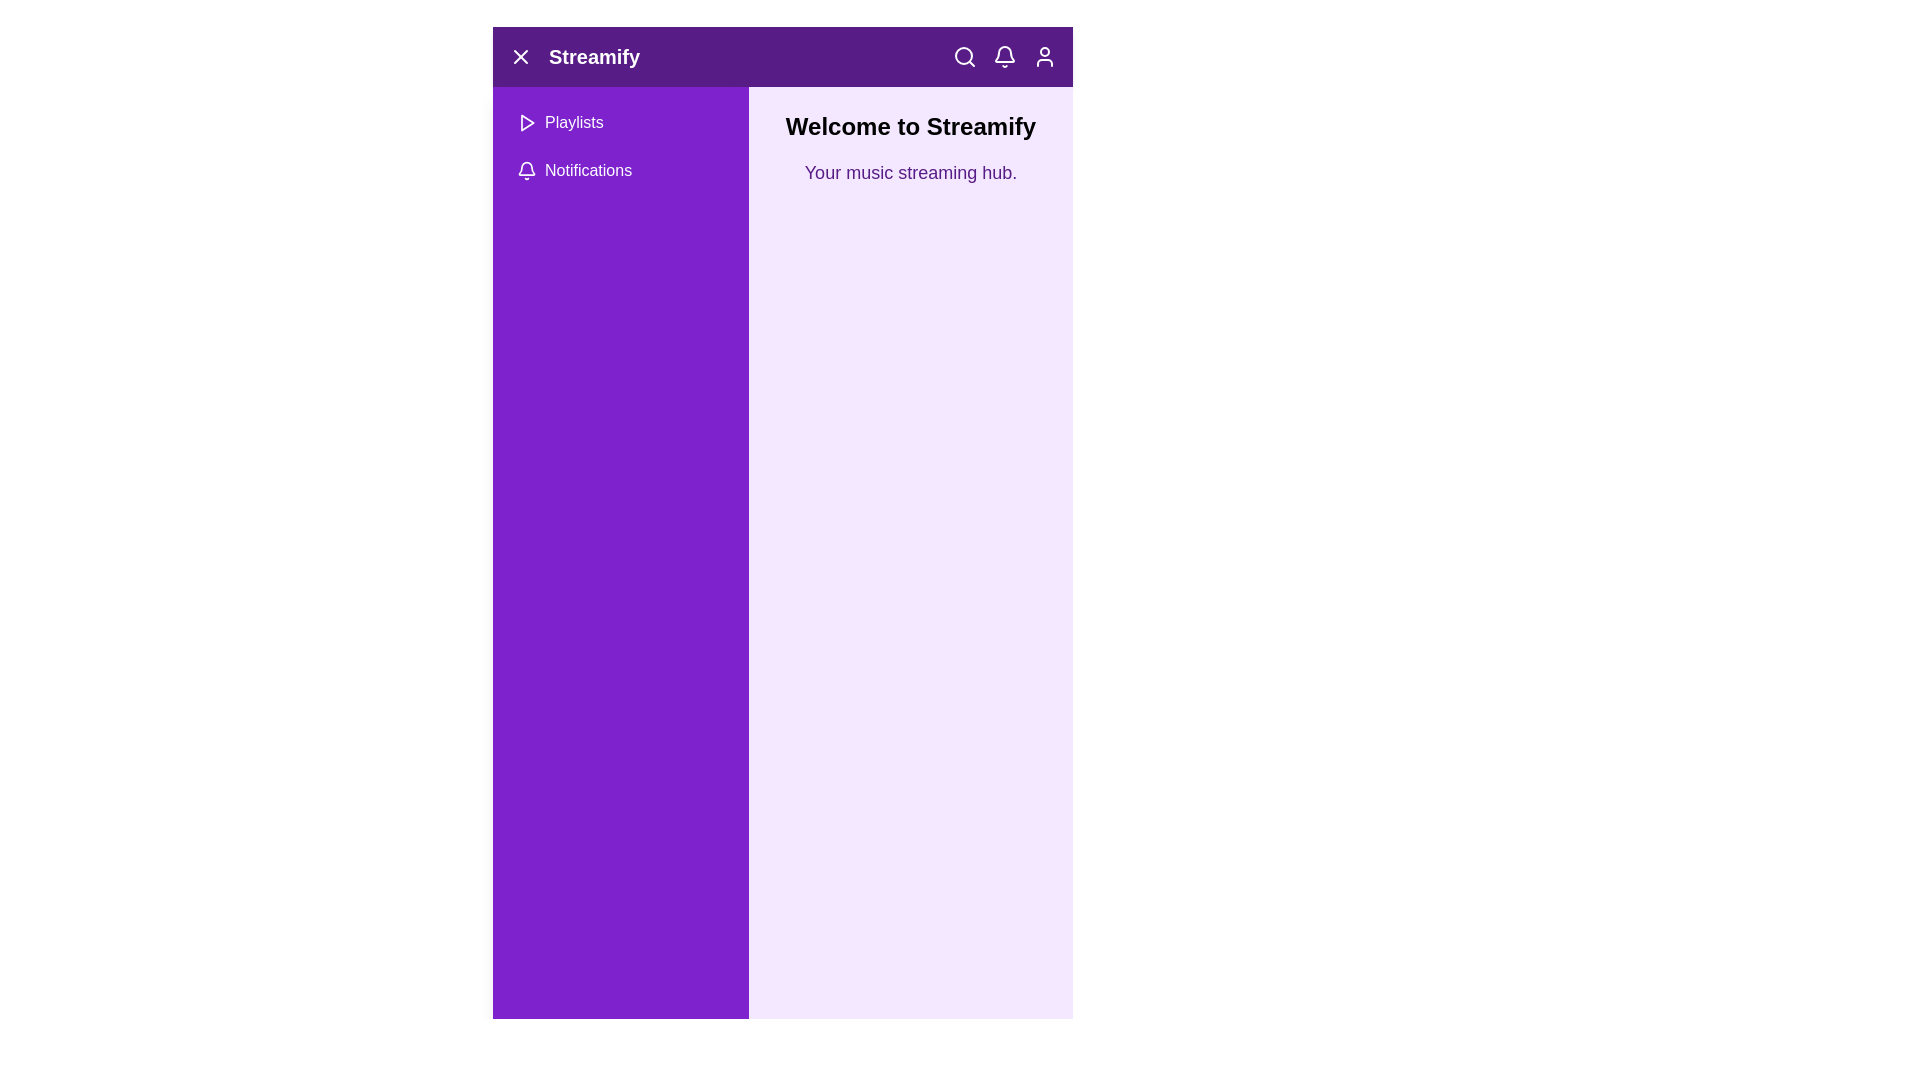 This screenshot has height=1080, width=1920. I want to click on branding text label that displays 'Streamify', located on the left section of the header, next to the close icon and before the search icon group, so click(573, 56).